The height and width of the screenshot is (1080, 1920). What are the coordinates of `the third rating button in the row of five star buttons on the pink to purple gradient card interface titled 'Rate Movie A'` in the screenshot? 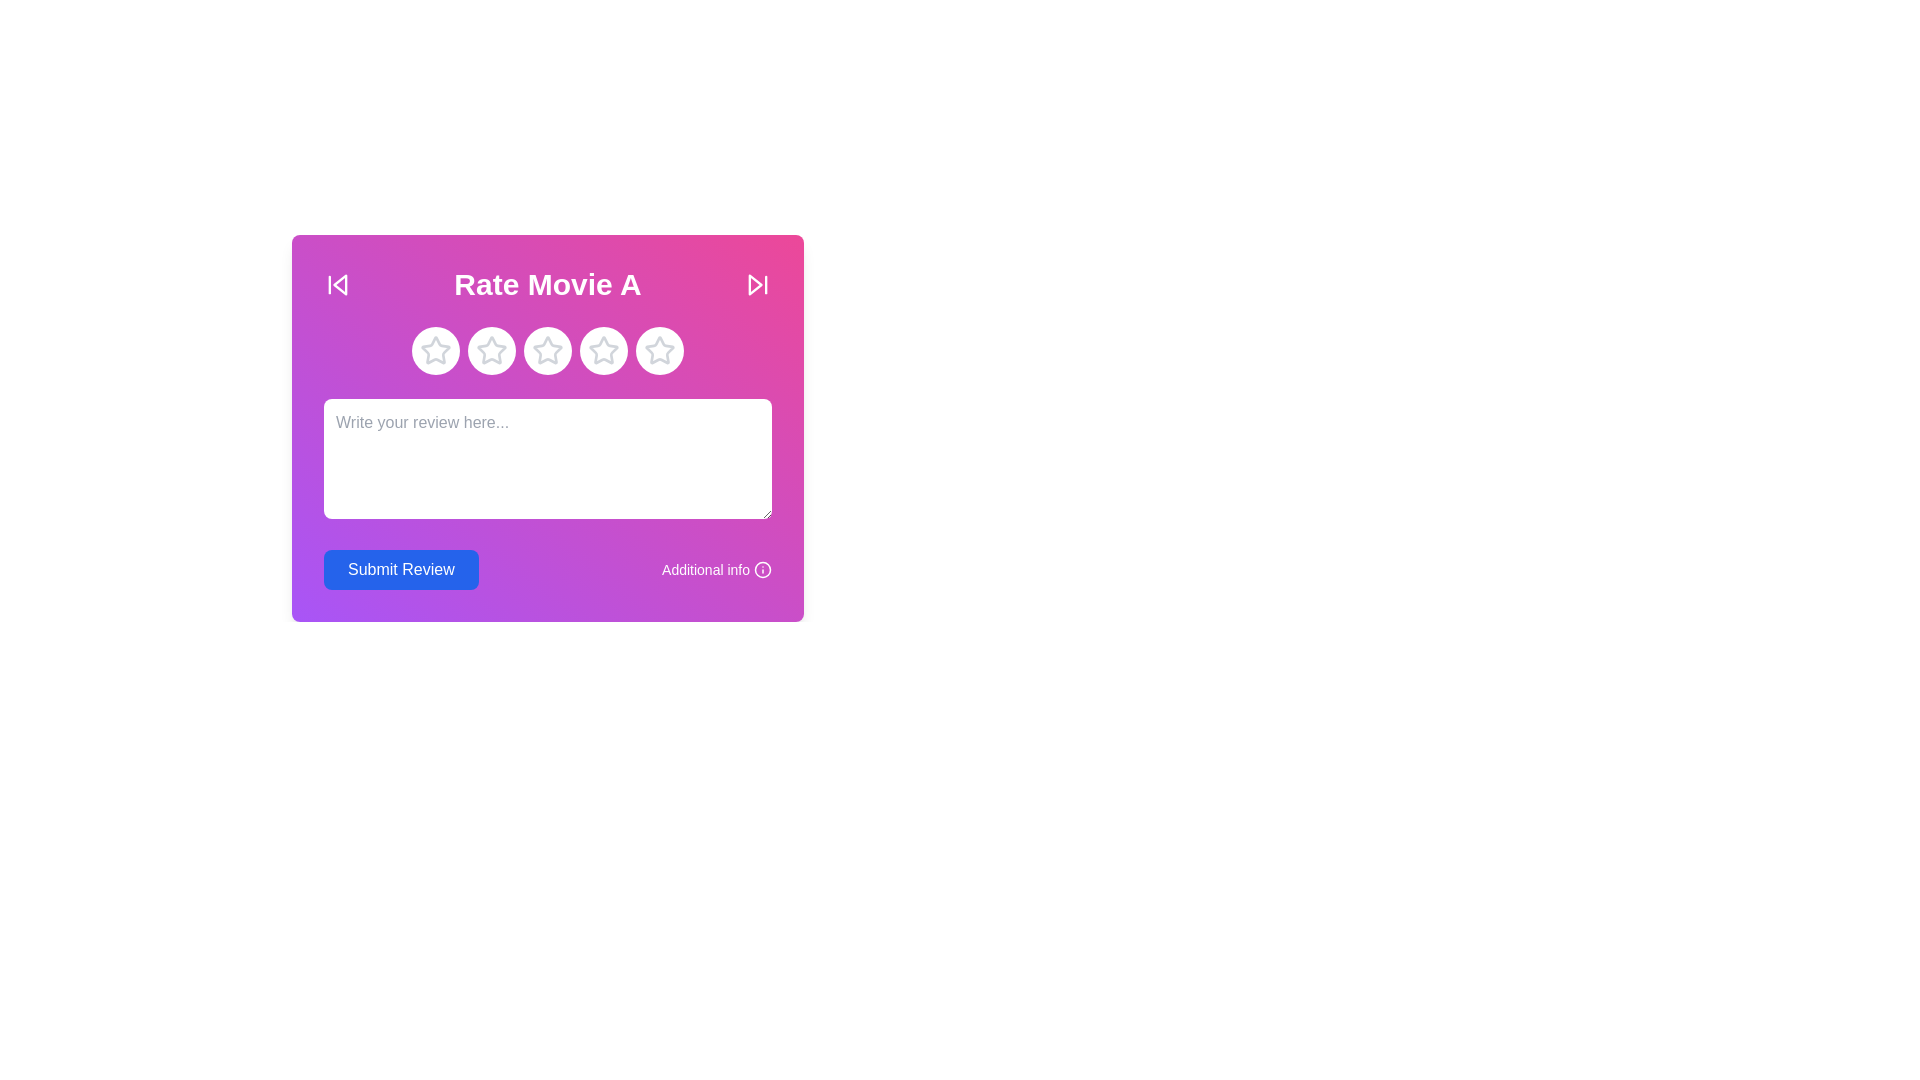 It's located at (547, 350).